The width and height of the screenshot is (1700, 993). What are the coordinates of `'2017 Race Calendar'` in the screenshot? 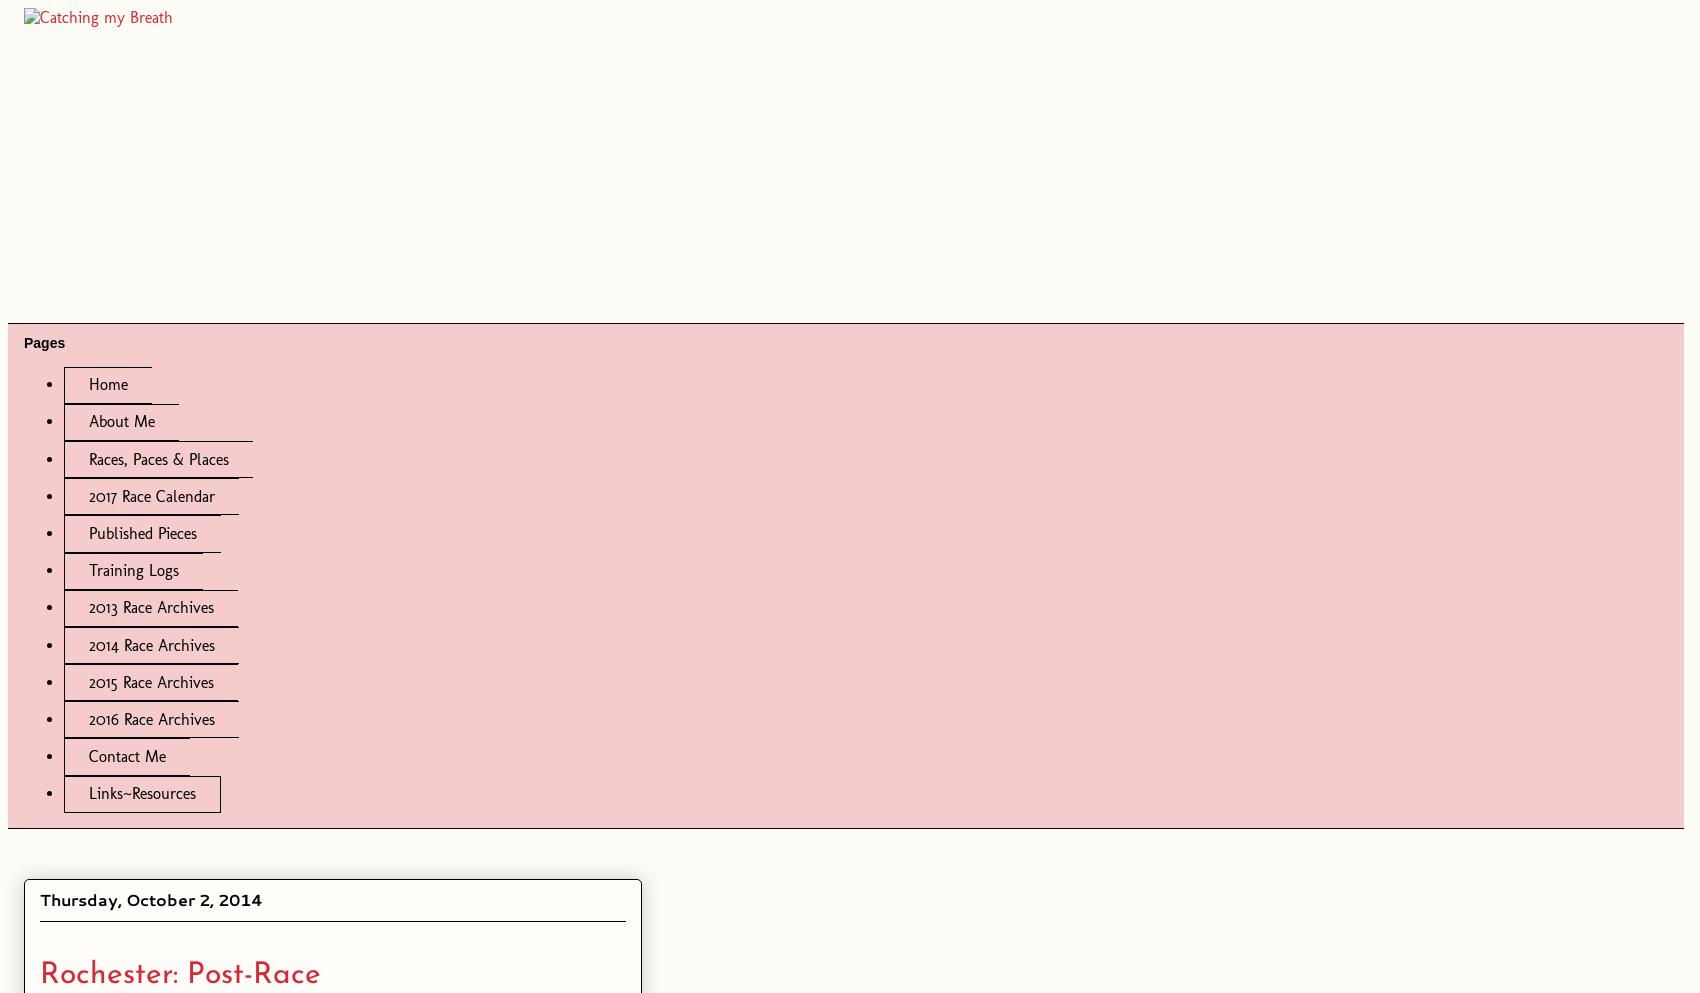 It's located at (150, 494).